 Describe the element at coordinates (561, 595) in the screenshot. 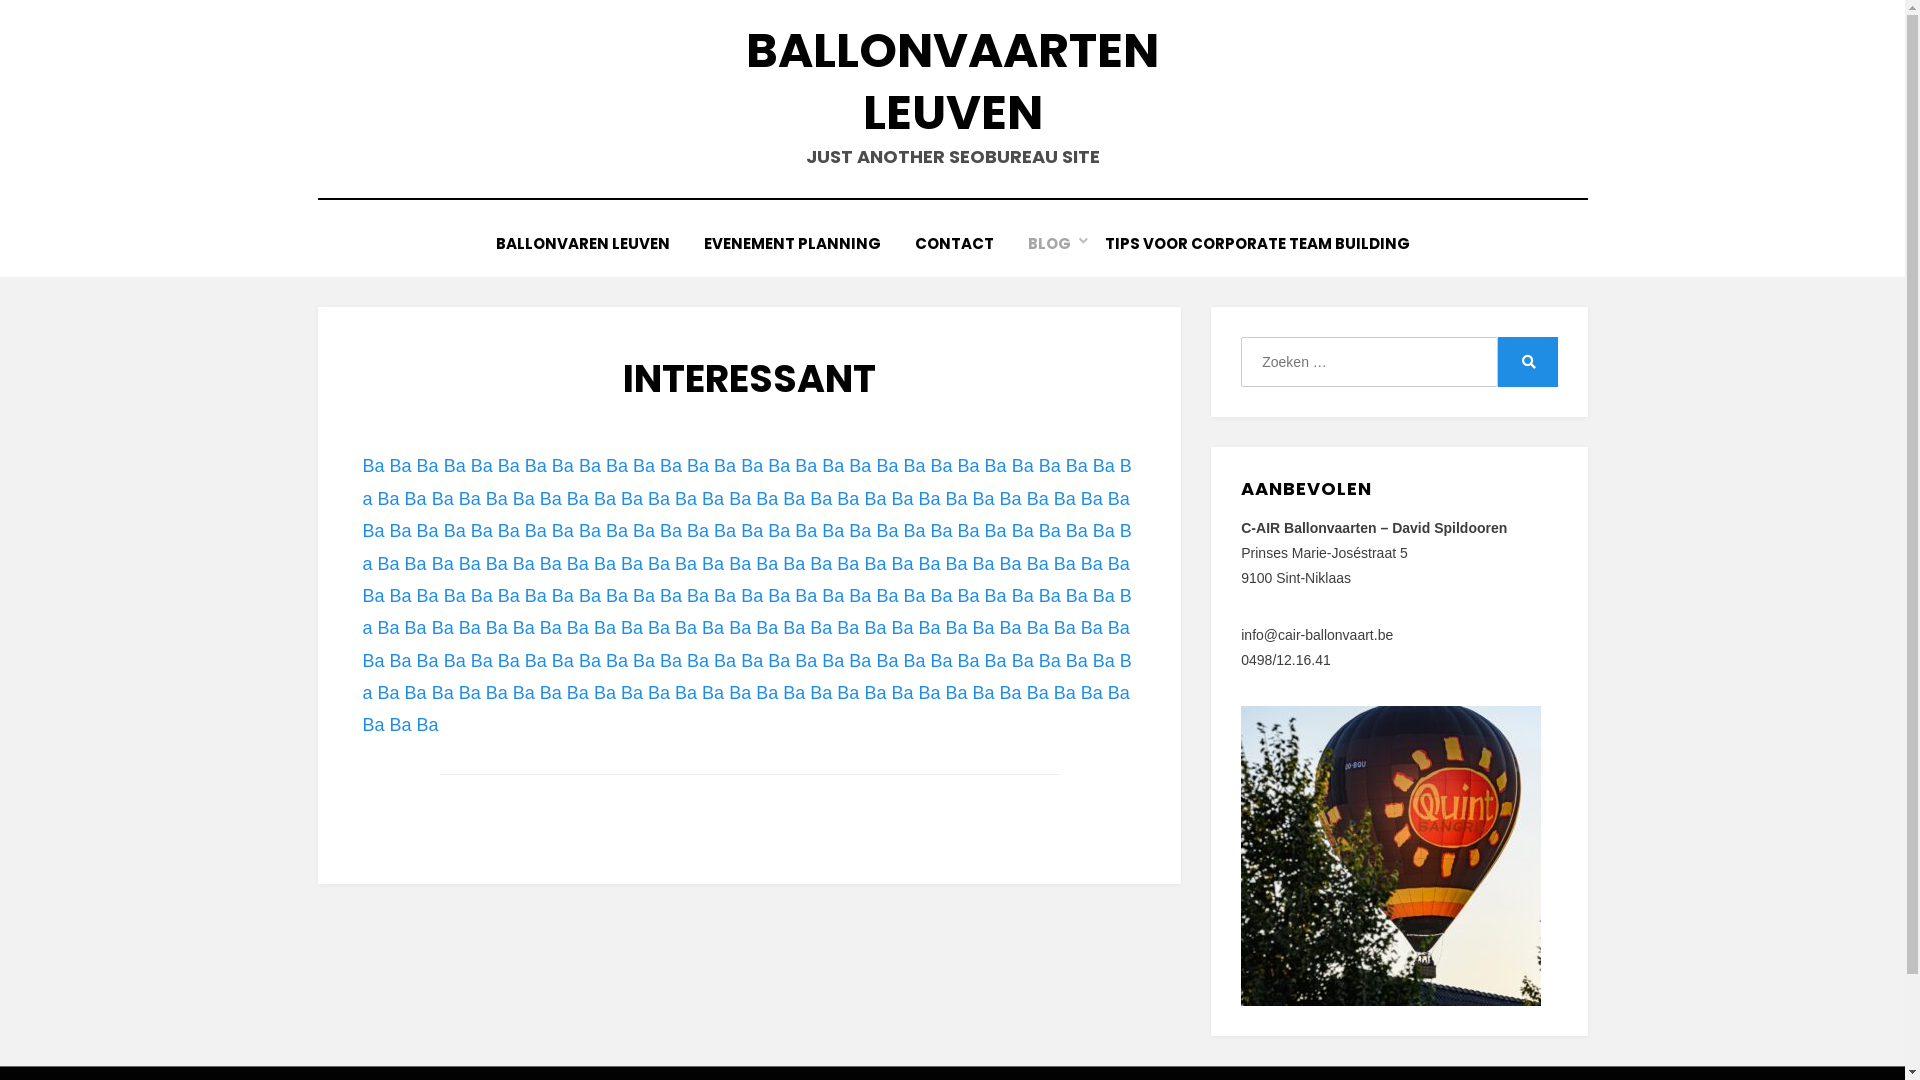

I see `'Ba'` at that location.